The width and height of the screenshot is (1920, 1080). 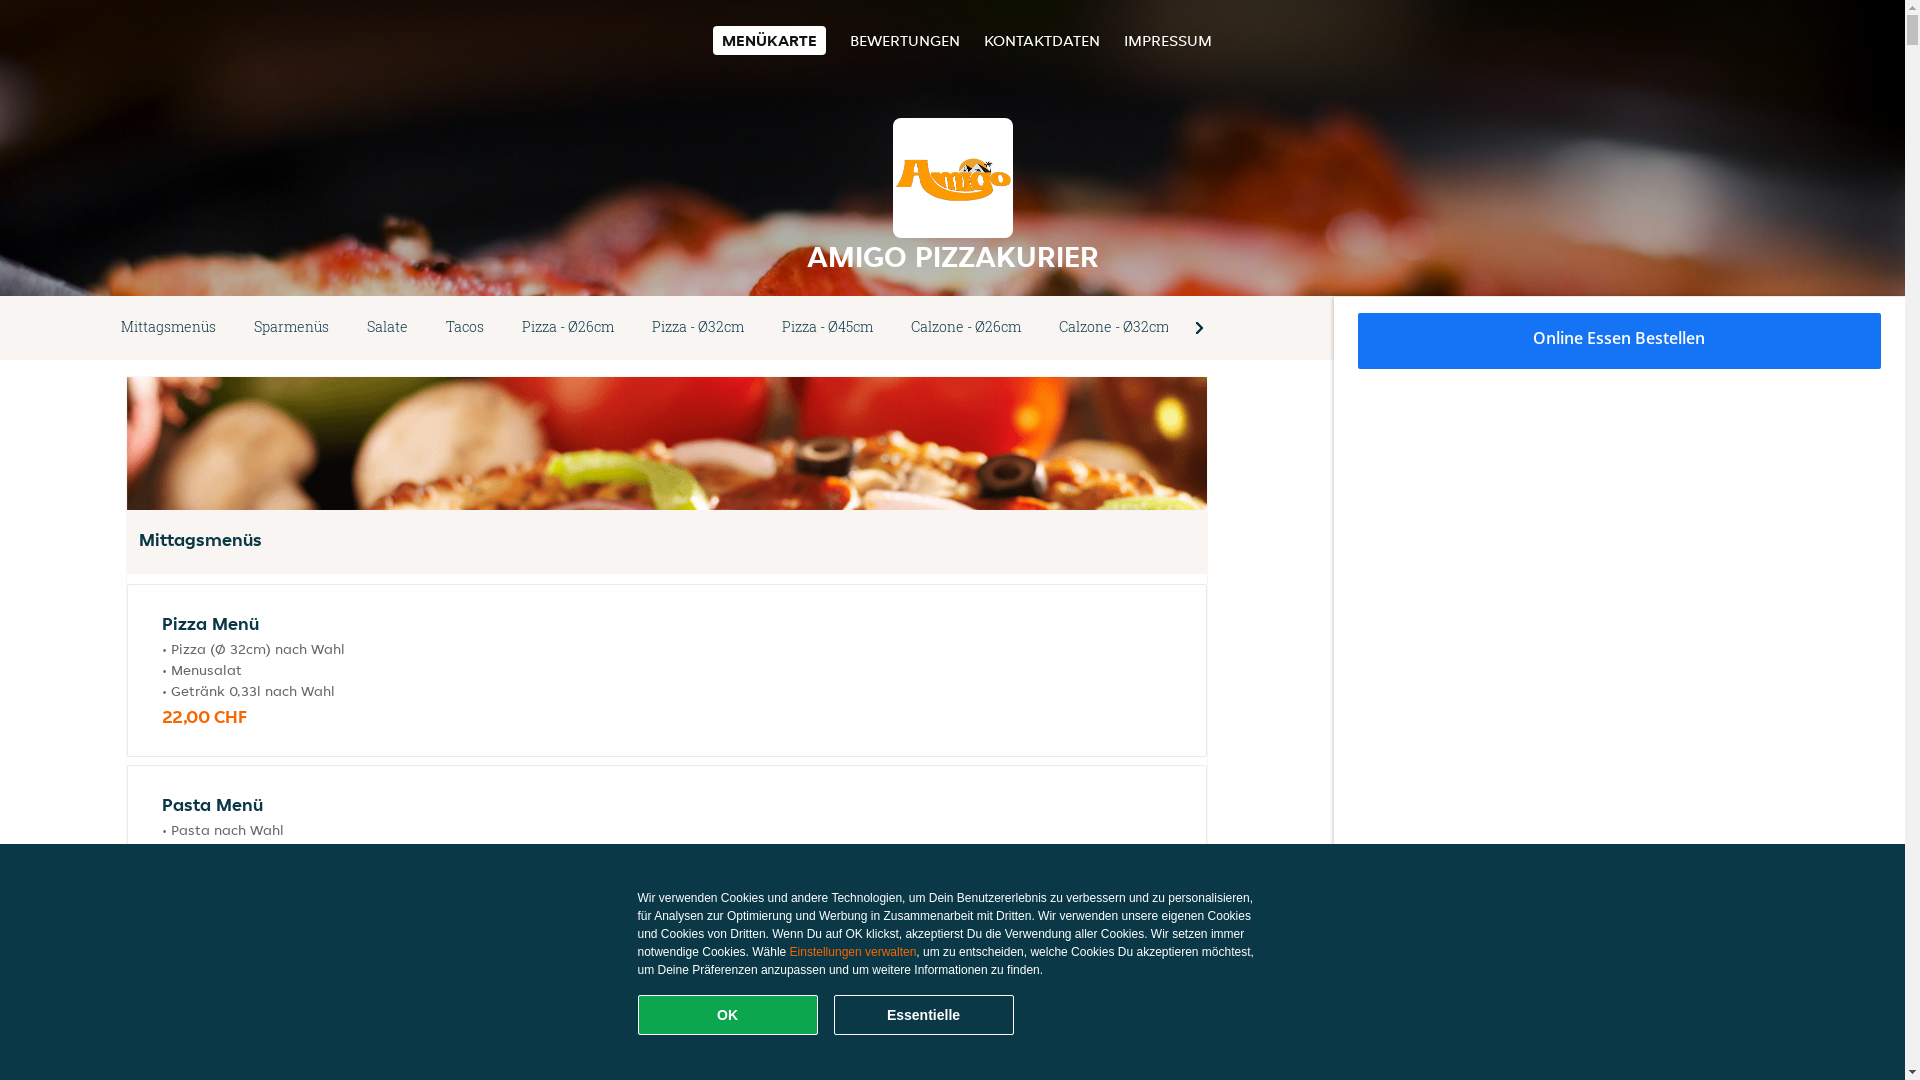 What do you see at coordinates (1040, 40) in the screenshot?
I see `'KONTAKTDATEN'` at bounding box center [1040, 40].